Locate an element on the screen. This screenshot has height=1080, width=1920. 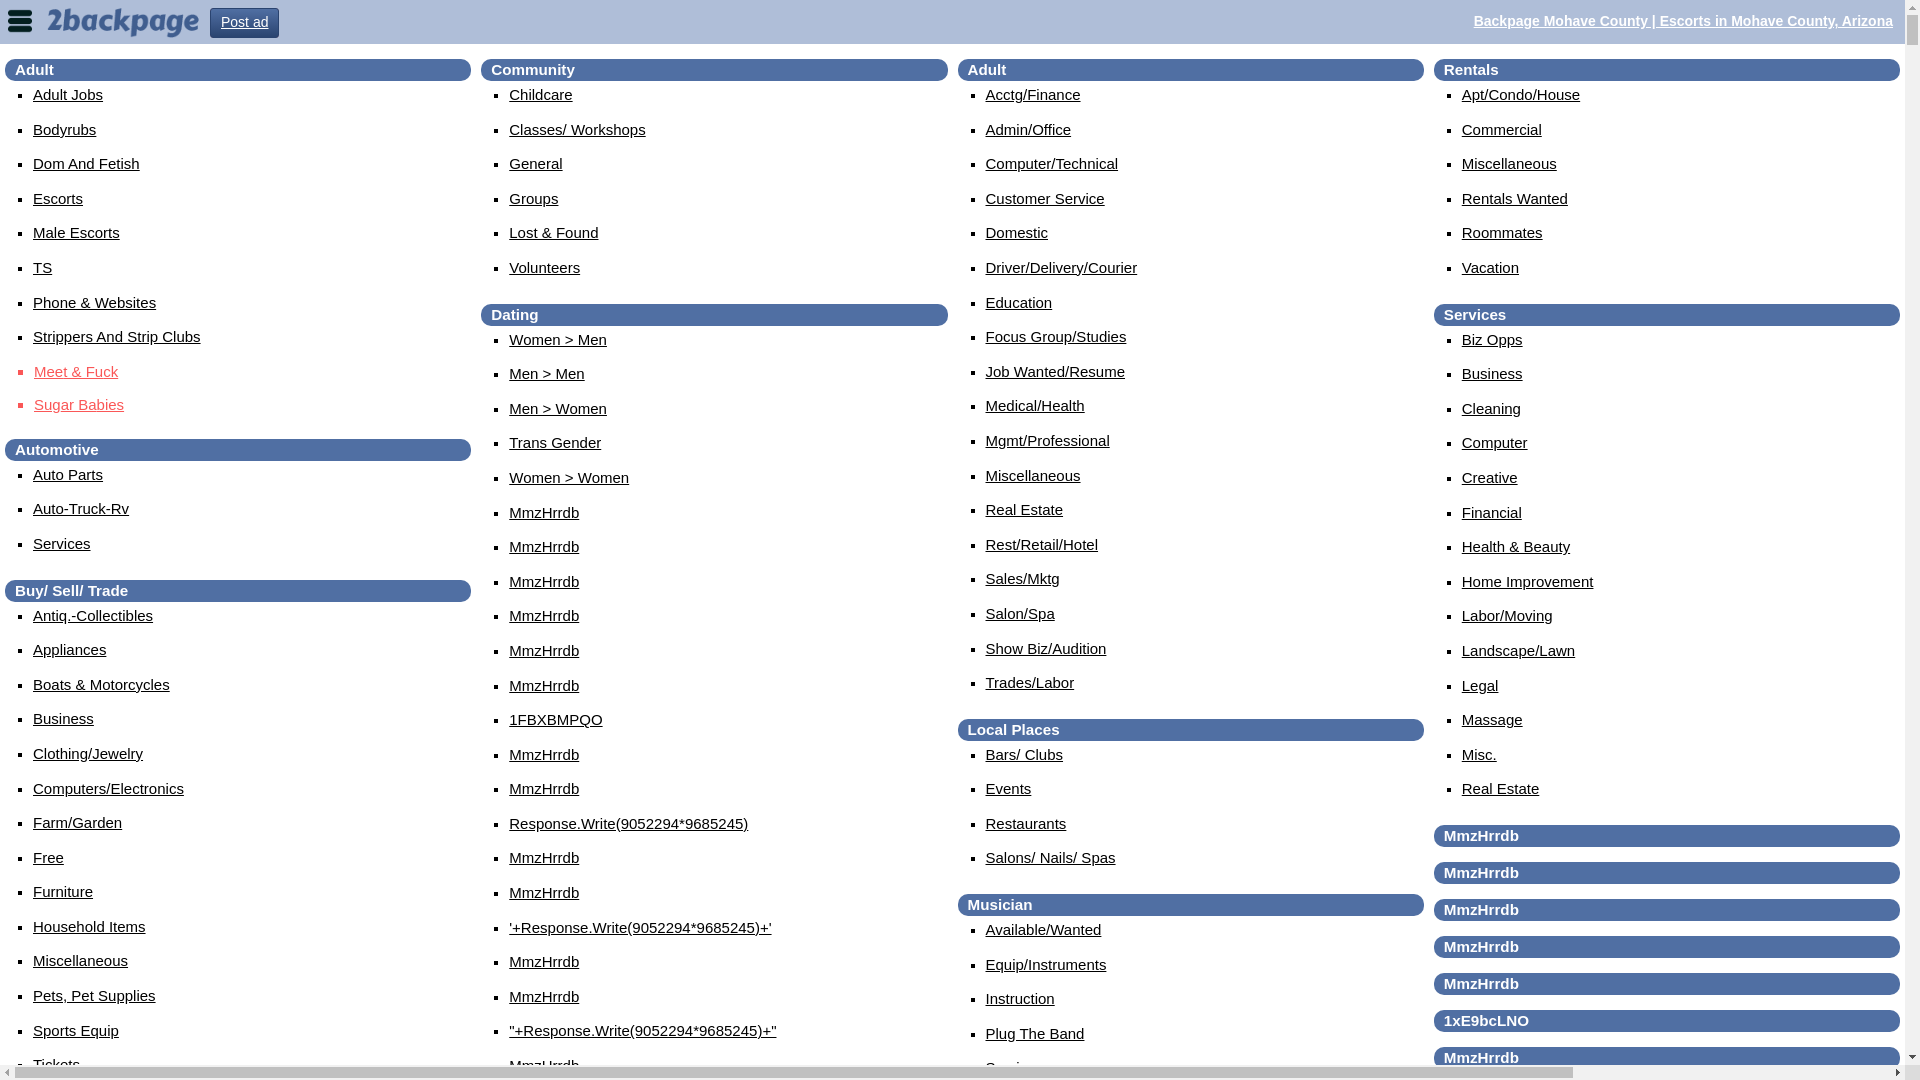
'Legal' is located at coordinates (1480, 683).